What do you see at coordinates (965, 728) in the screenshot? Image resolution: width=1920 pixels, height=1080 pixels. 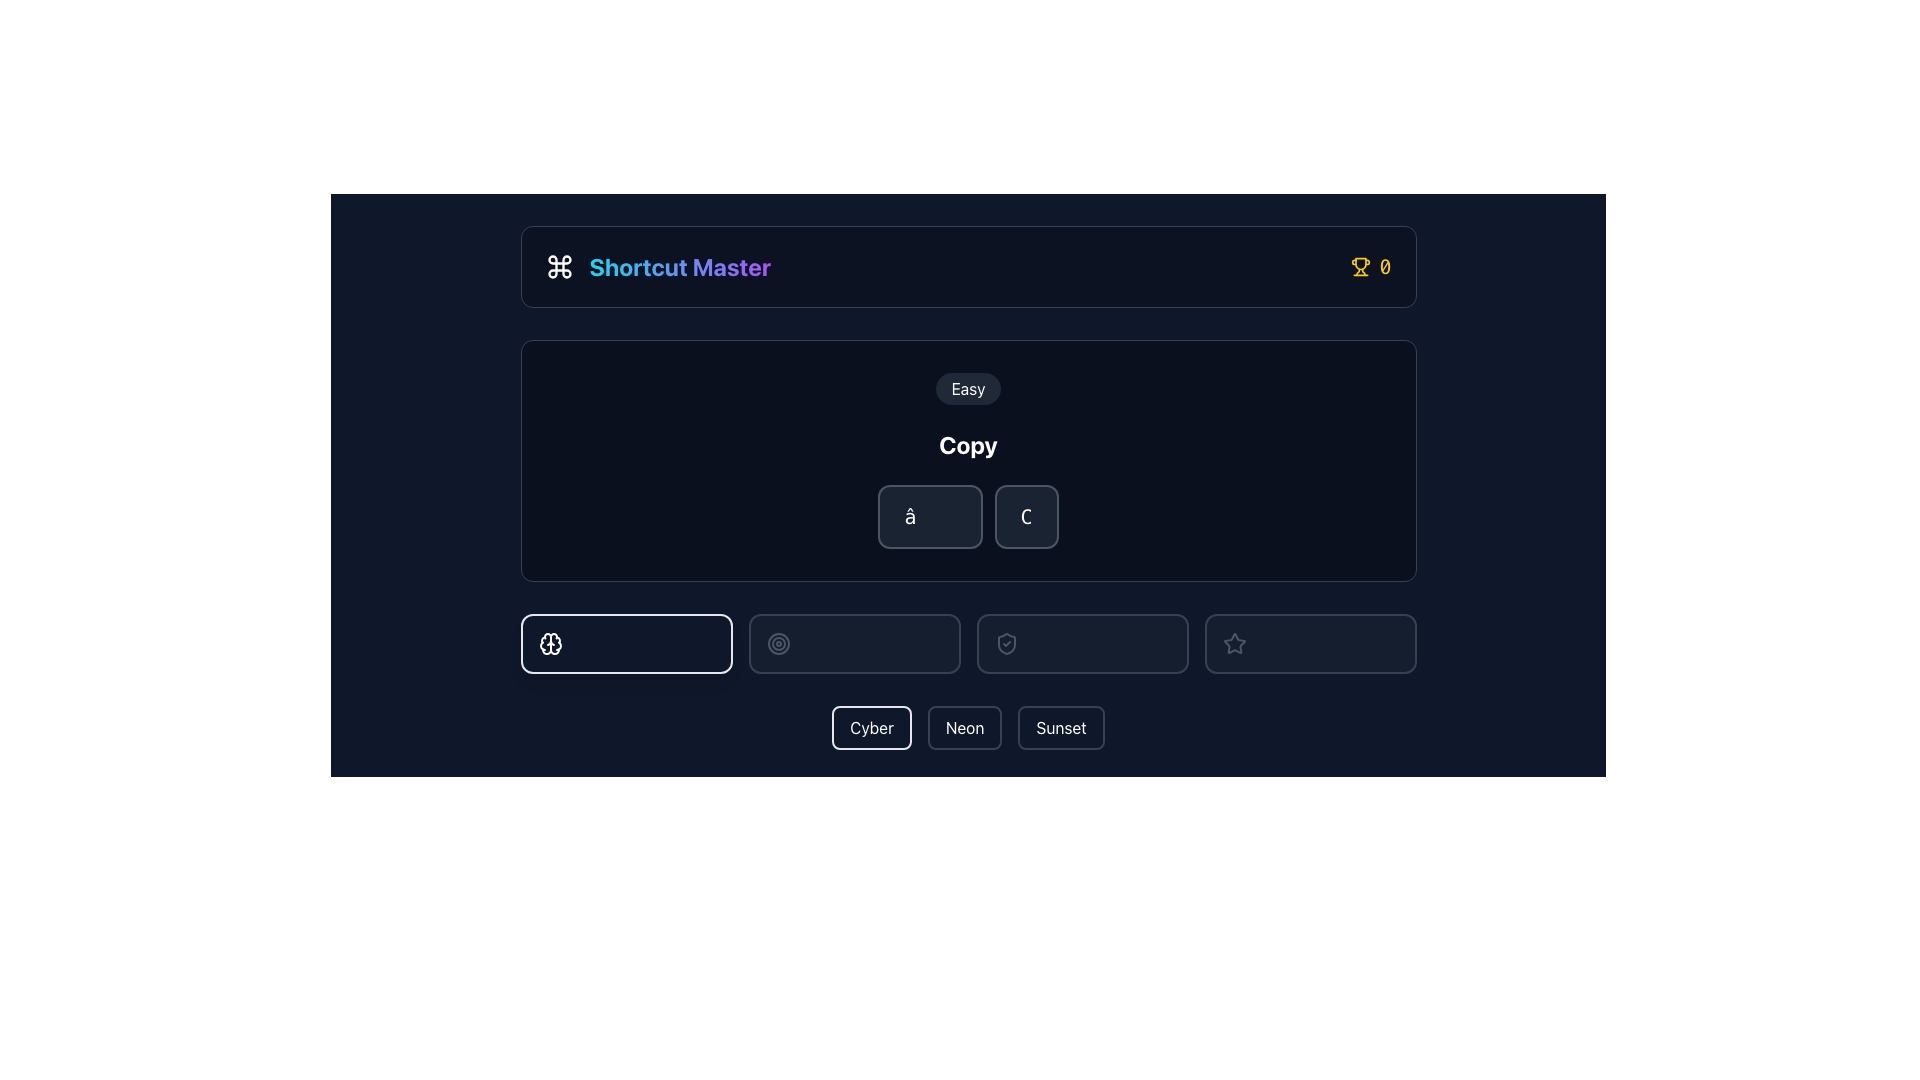 I see `the 'Neon' button, the second button in a group of three labeled 'Cyber', 'Neon', and 'Sunset'` at bounding box center [965, 728].